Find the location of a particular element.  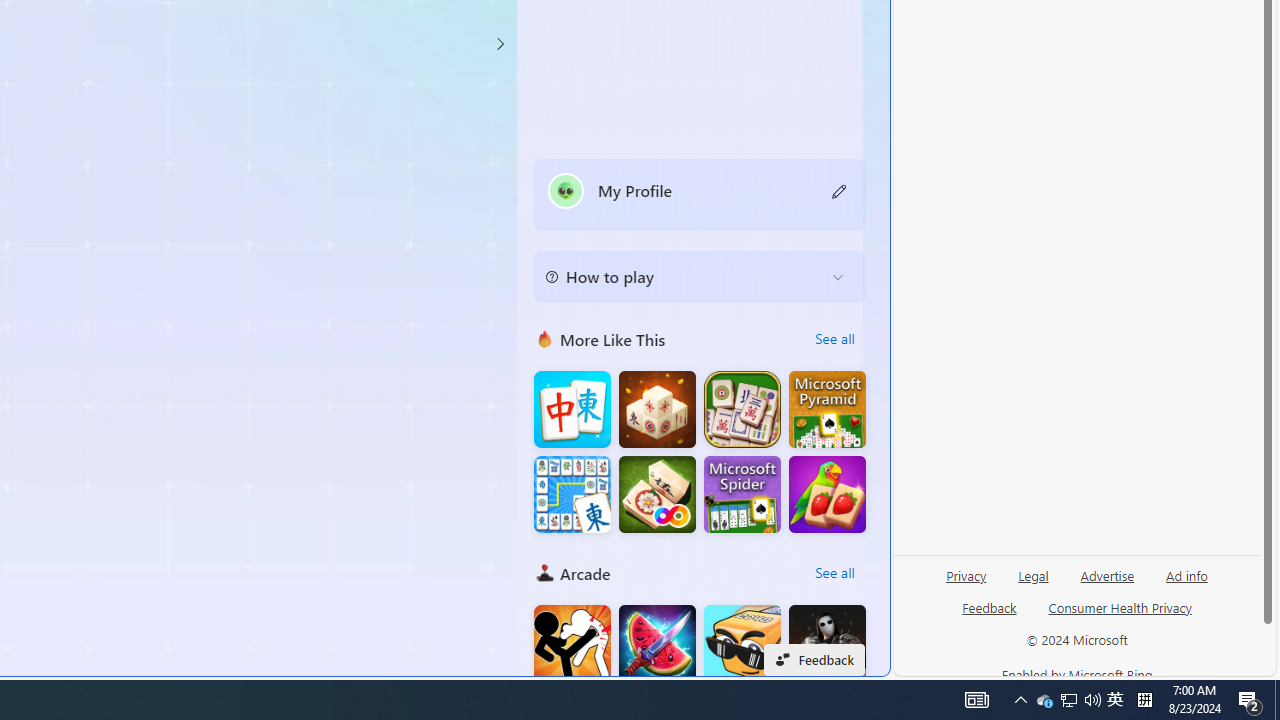

'Class: button edit-icon' is located at coordinates (839, 190).